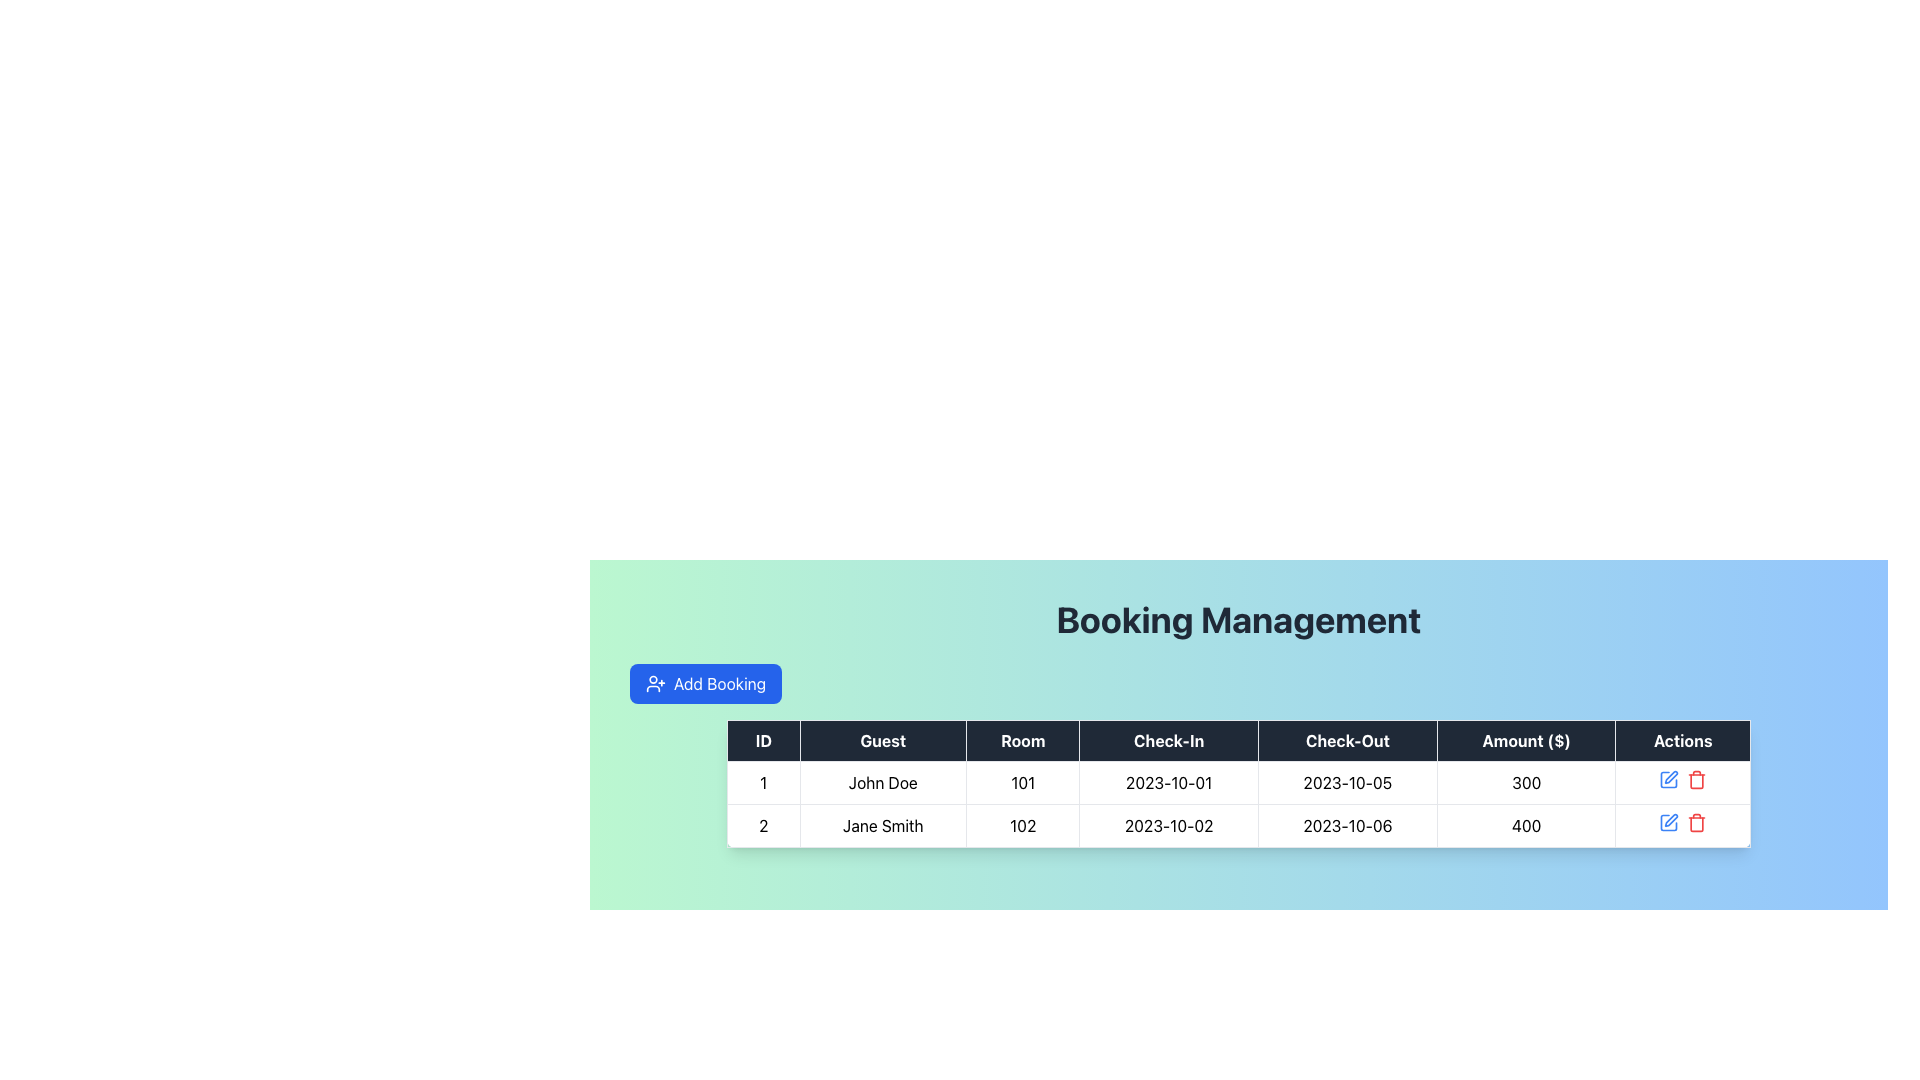  Describe the element at coordinates (882, 740) in the screenshot. I see `the Table Header Cell that indicates the 'Guest' column in the table, located between the 'ID' and 'Room' headers` at that location.